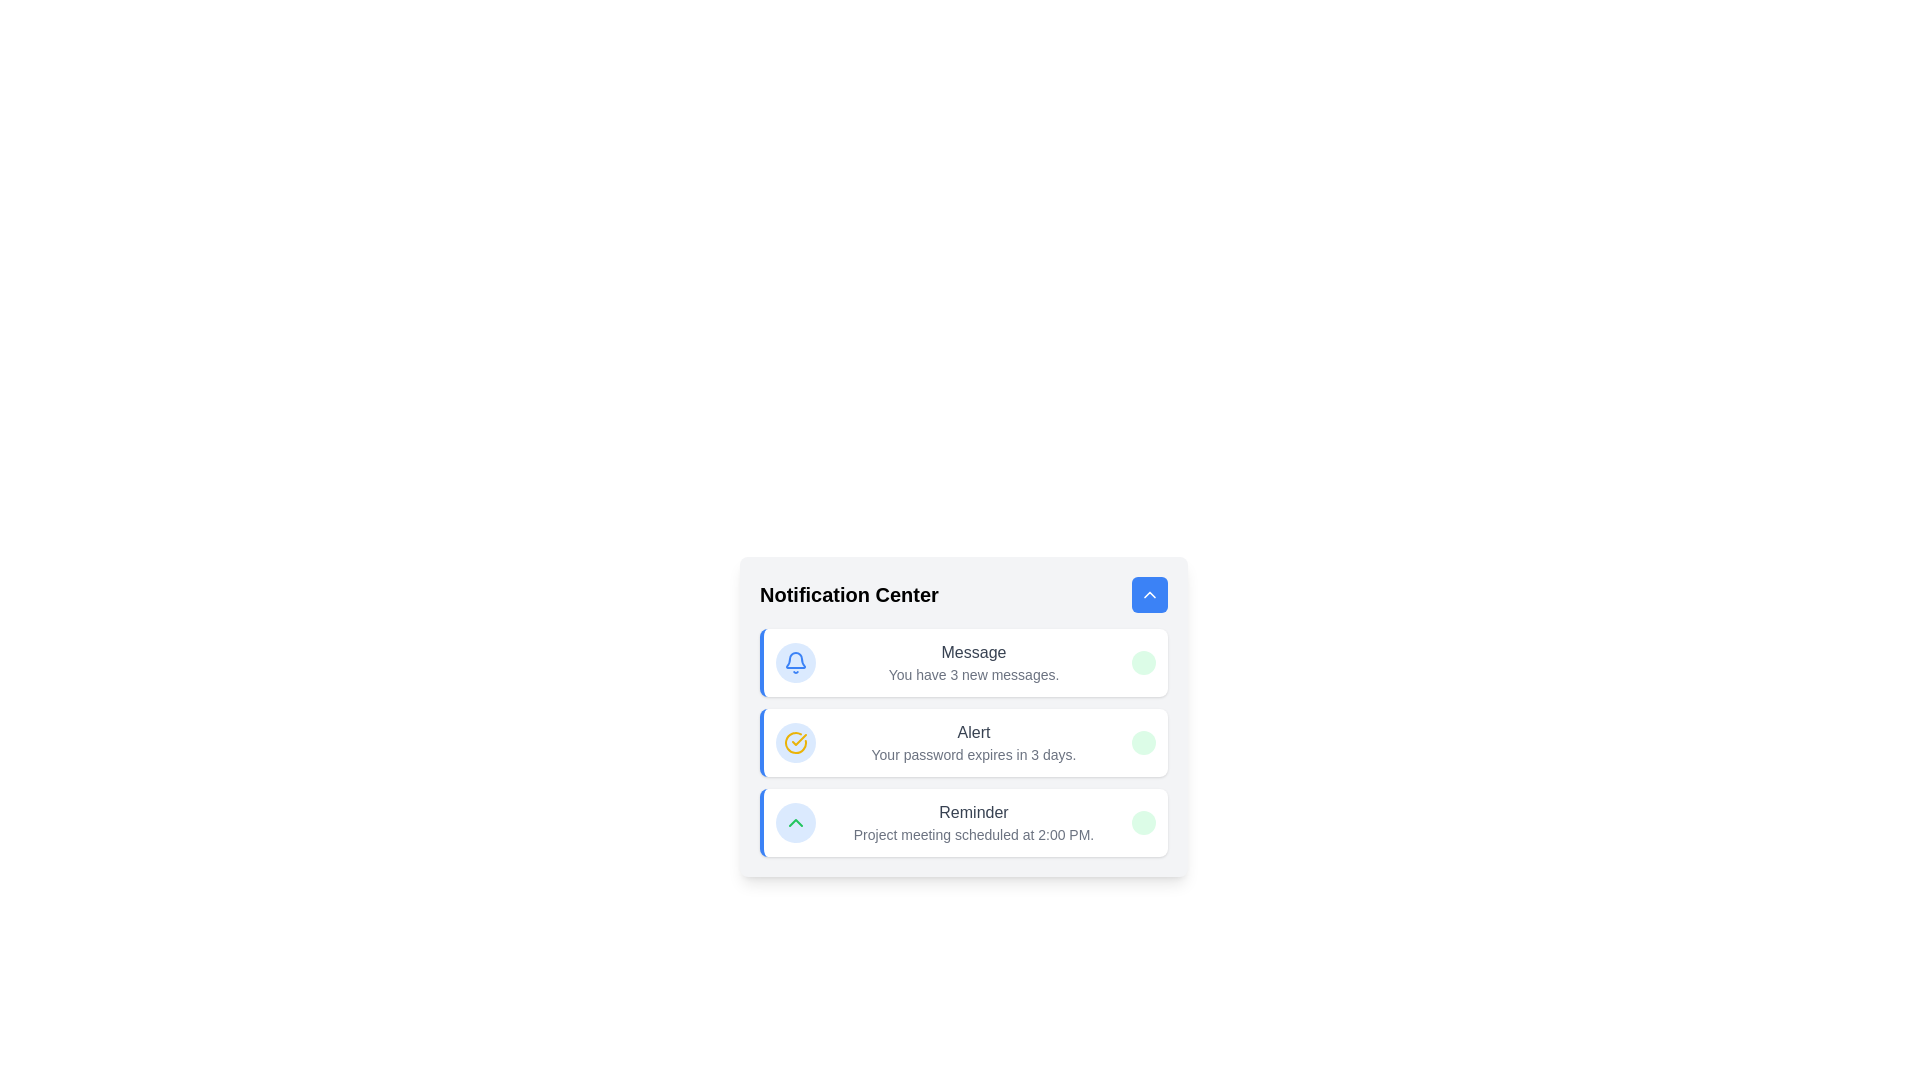 Image resolution: width=1920 pixels, height=1080 pixels. I want to click on the graphical checkmark icon within the circular icon in the notification center of the 'Alert' notification card, so click(798, 740).